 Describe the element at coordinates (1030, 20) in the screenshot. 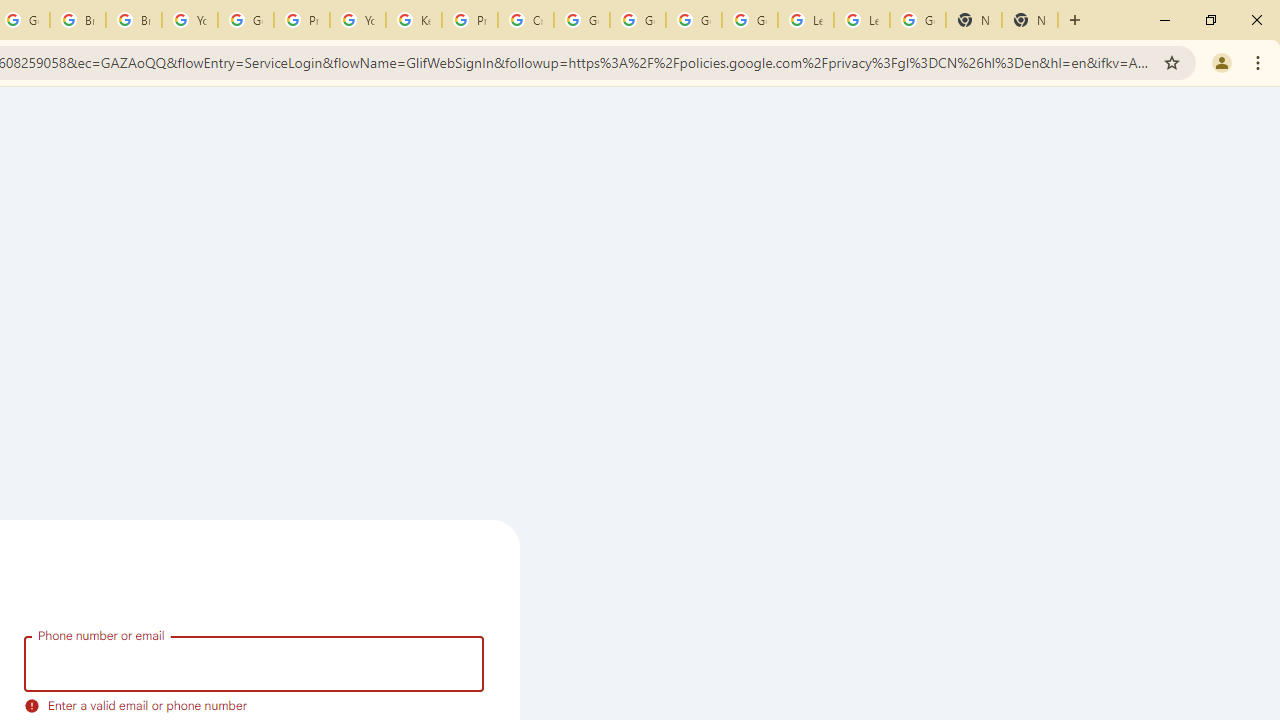

I see `'New Tab'` at that location.